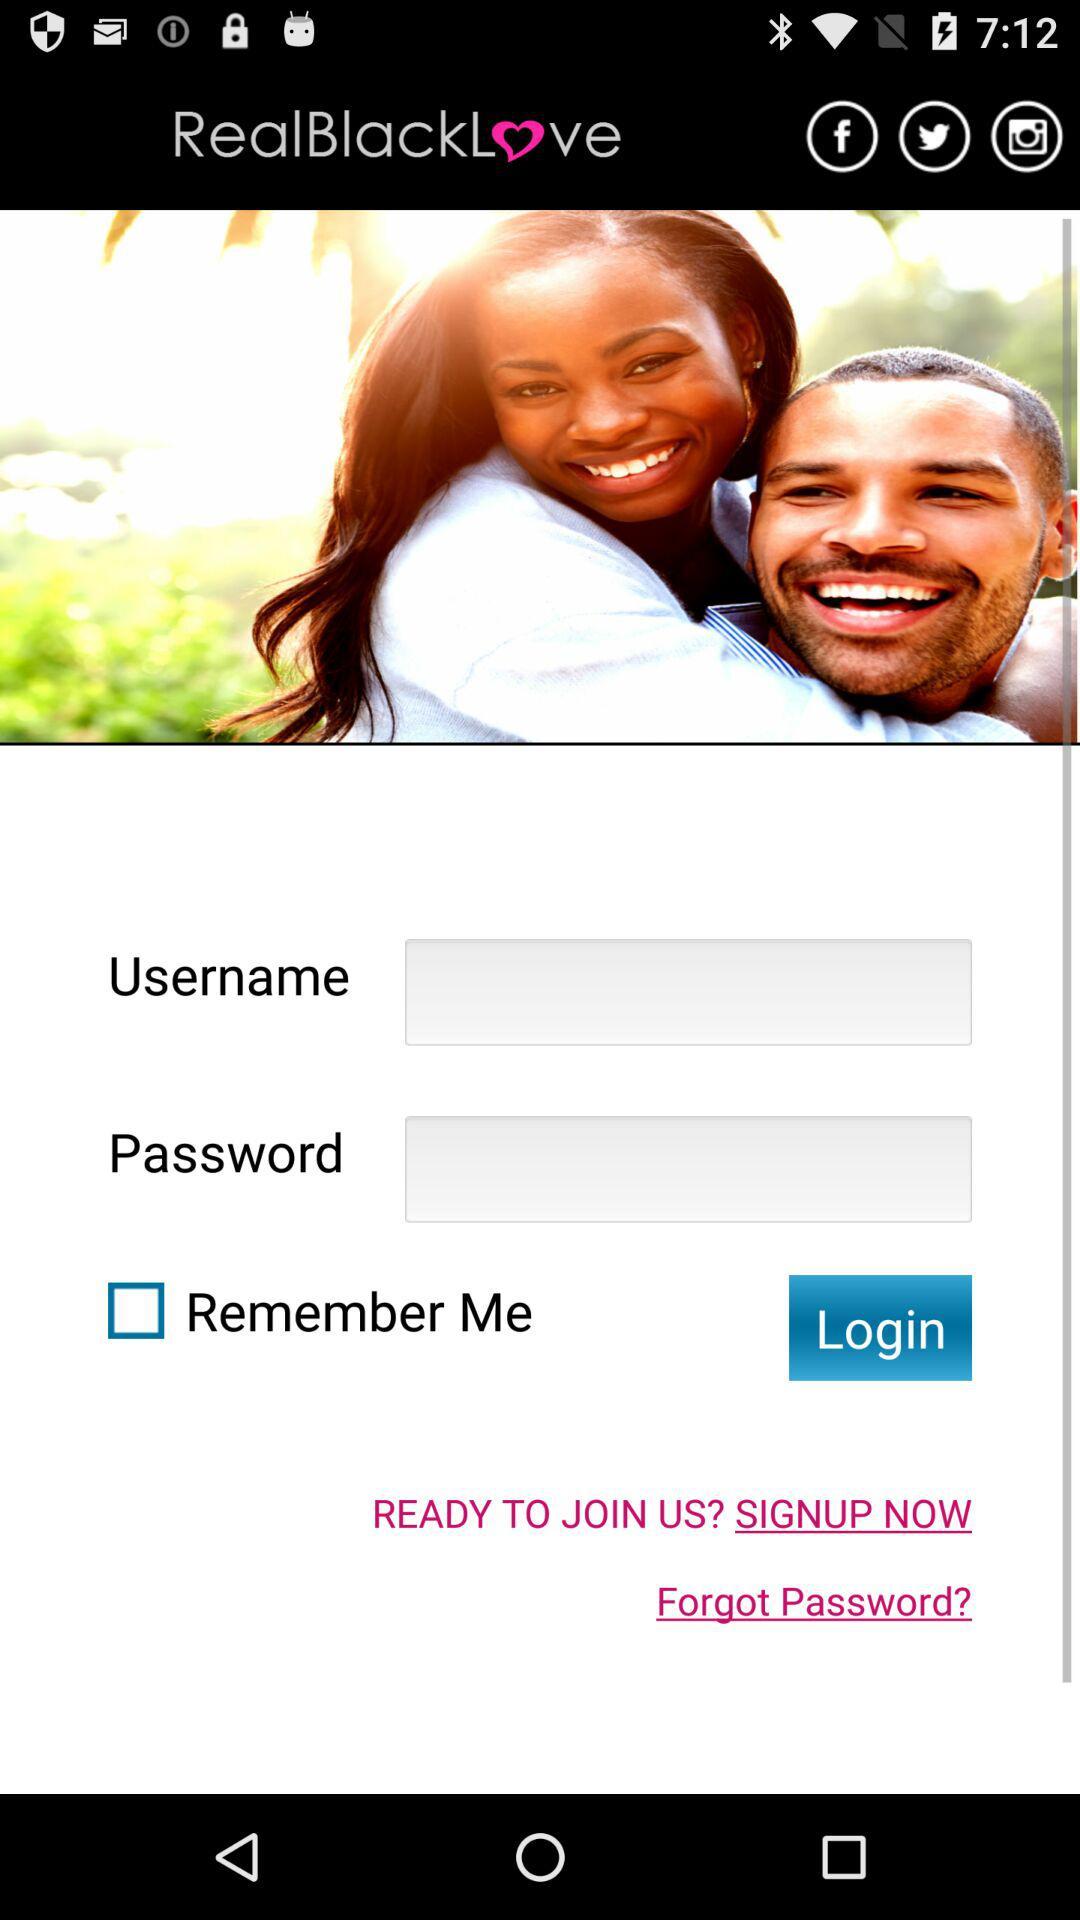 This screenshot has height=1920, width=1080. Describe the element at coordinates (934, 144) in the screenshot. I see `the twitter icon` at that location.